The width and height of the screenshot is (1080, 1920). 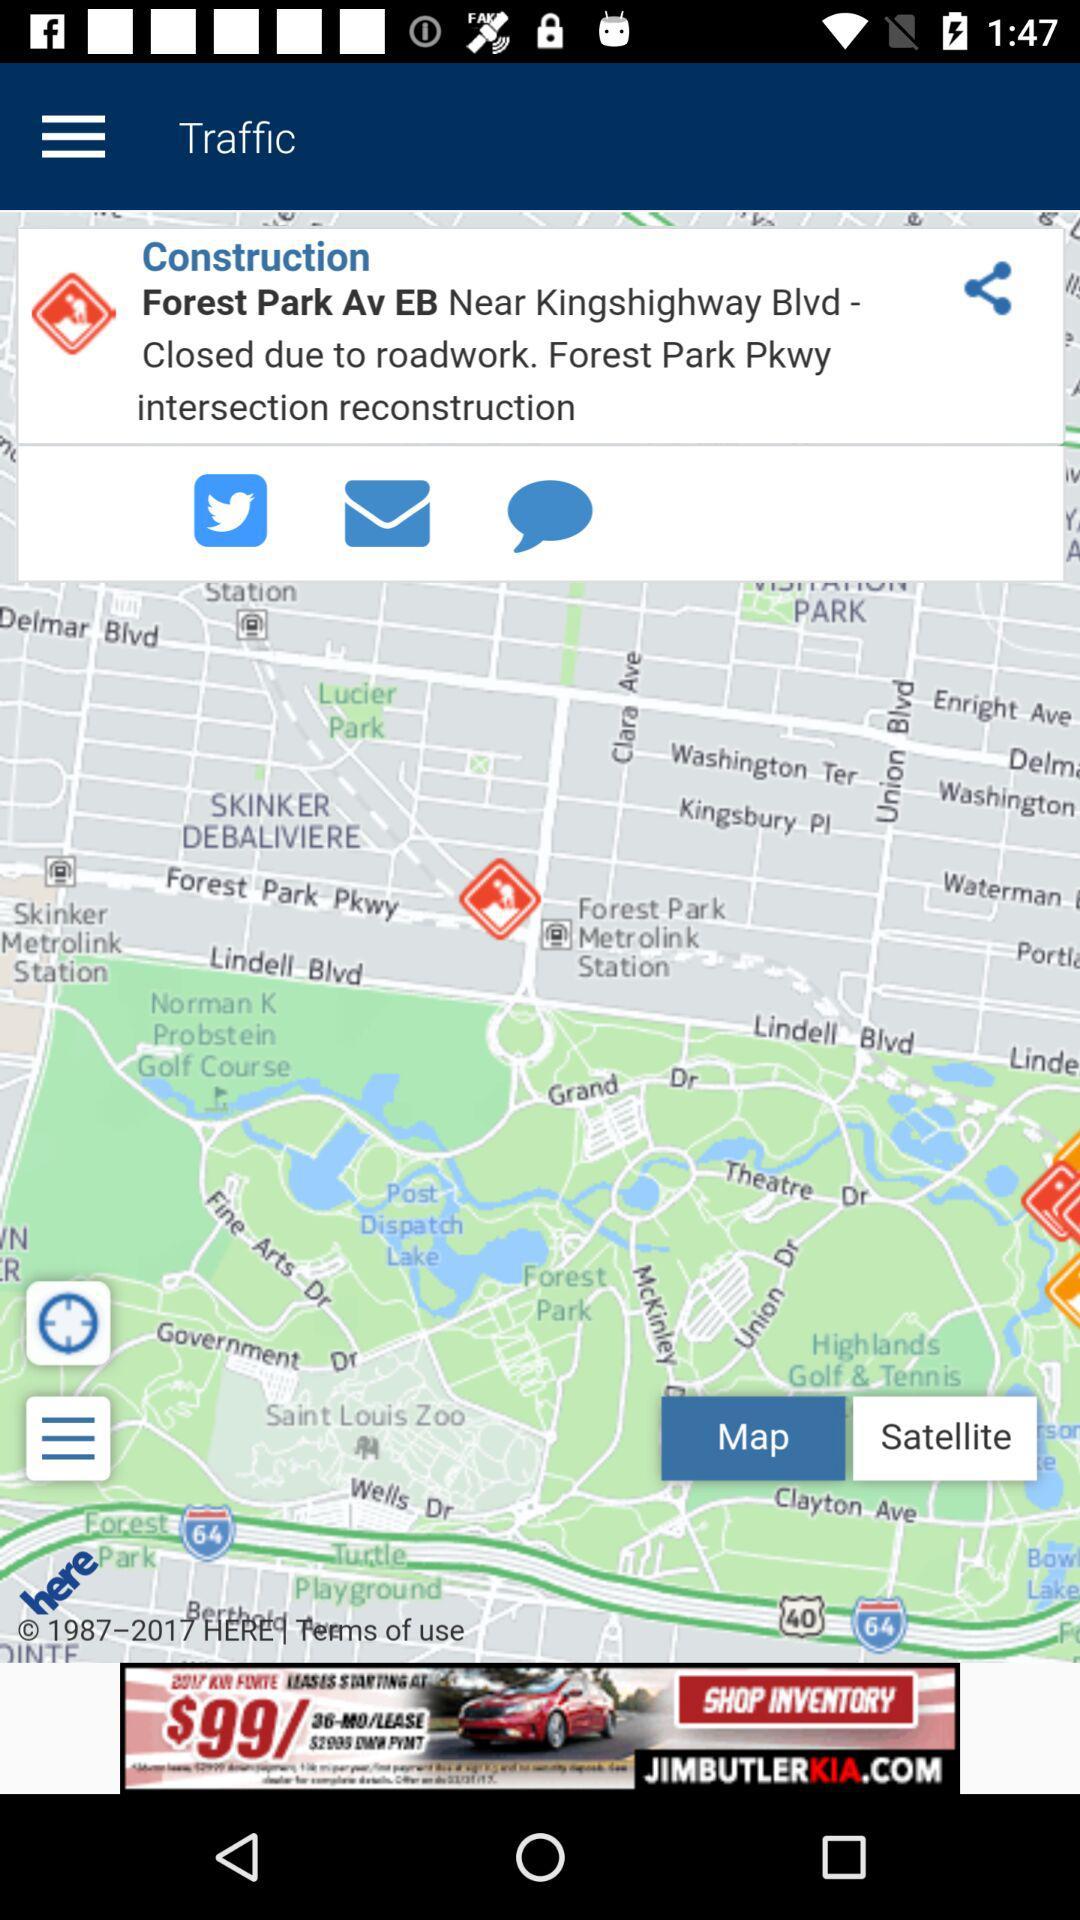 I want to click on display advertisement, so click(x=540, y=1727).